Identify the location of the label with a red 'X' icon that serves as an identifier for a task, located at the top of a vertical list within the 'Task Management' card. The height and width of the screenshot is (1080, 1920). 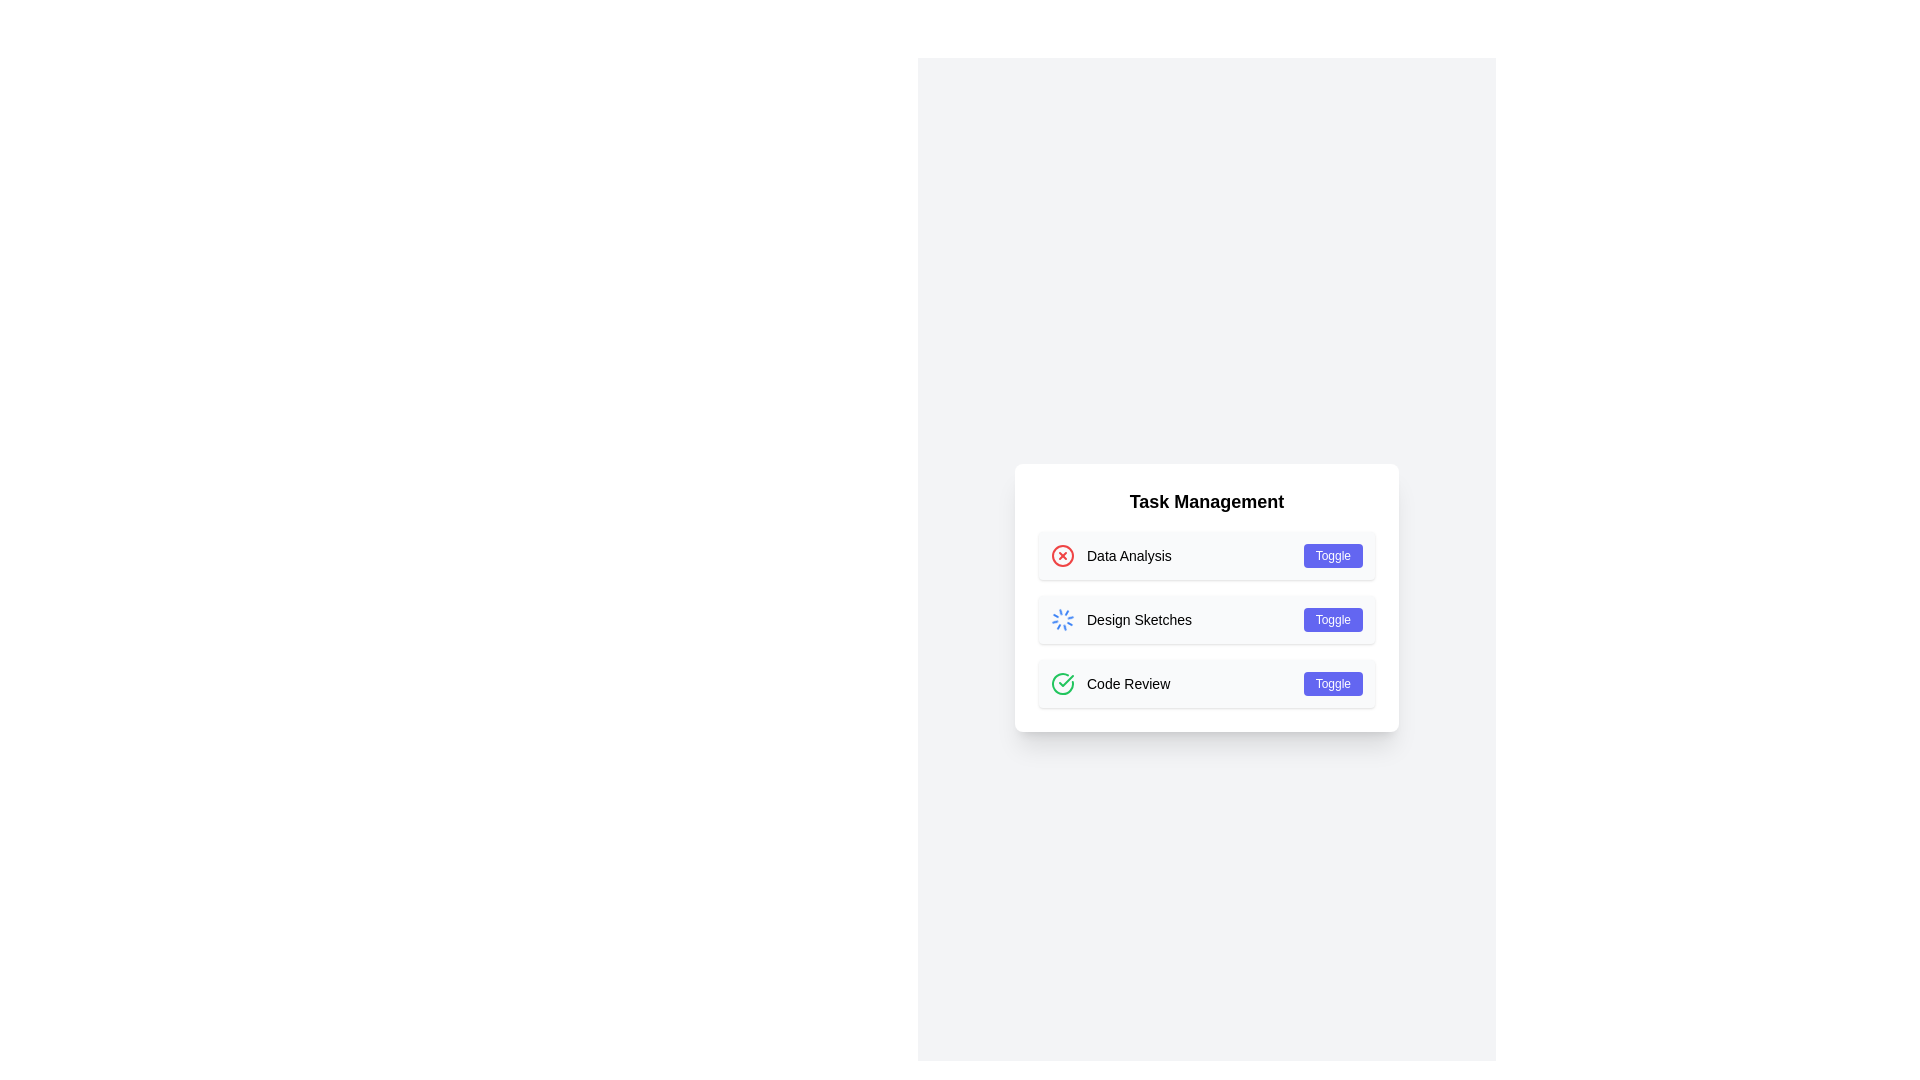
(1110, 555).